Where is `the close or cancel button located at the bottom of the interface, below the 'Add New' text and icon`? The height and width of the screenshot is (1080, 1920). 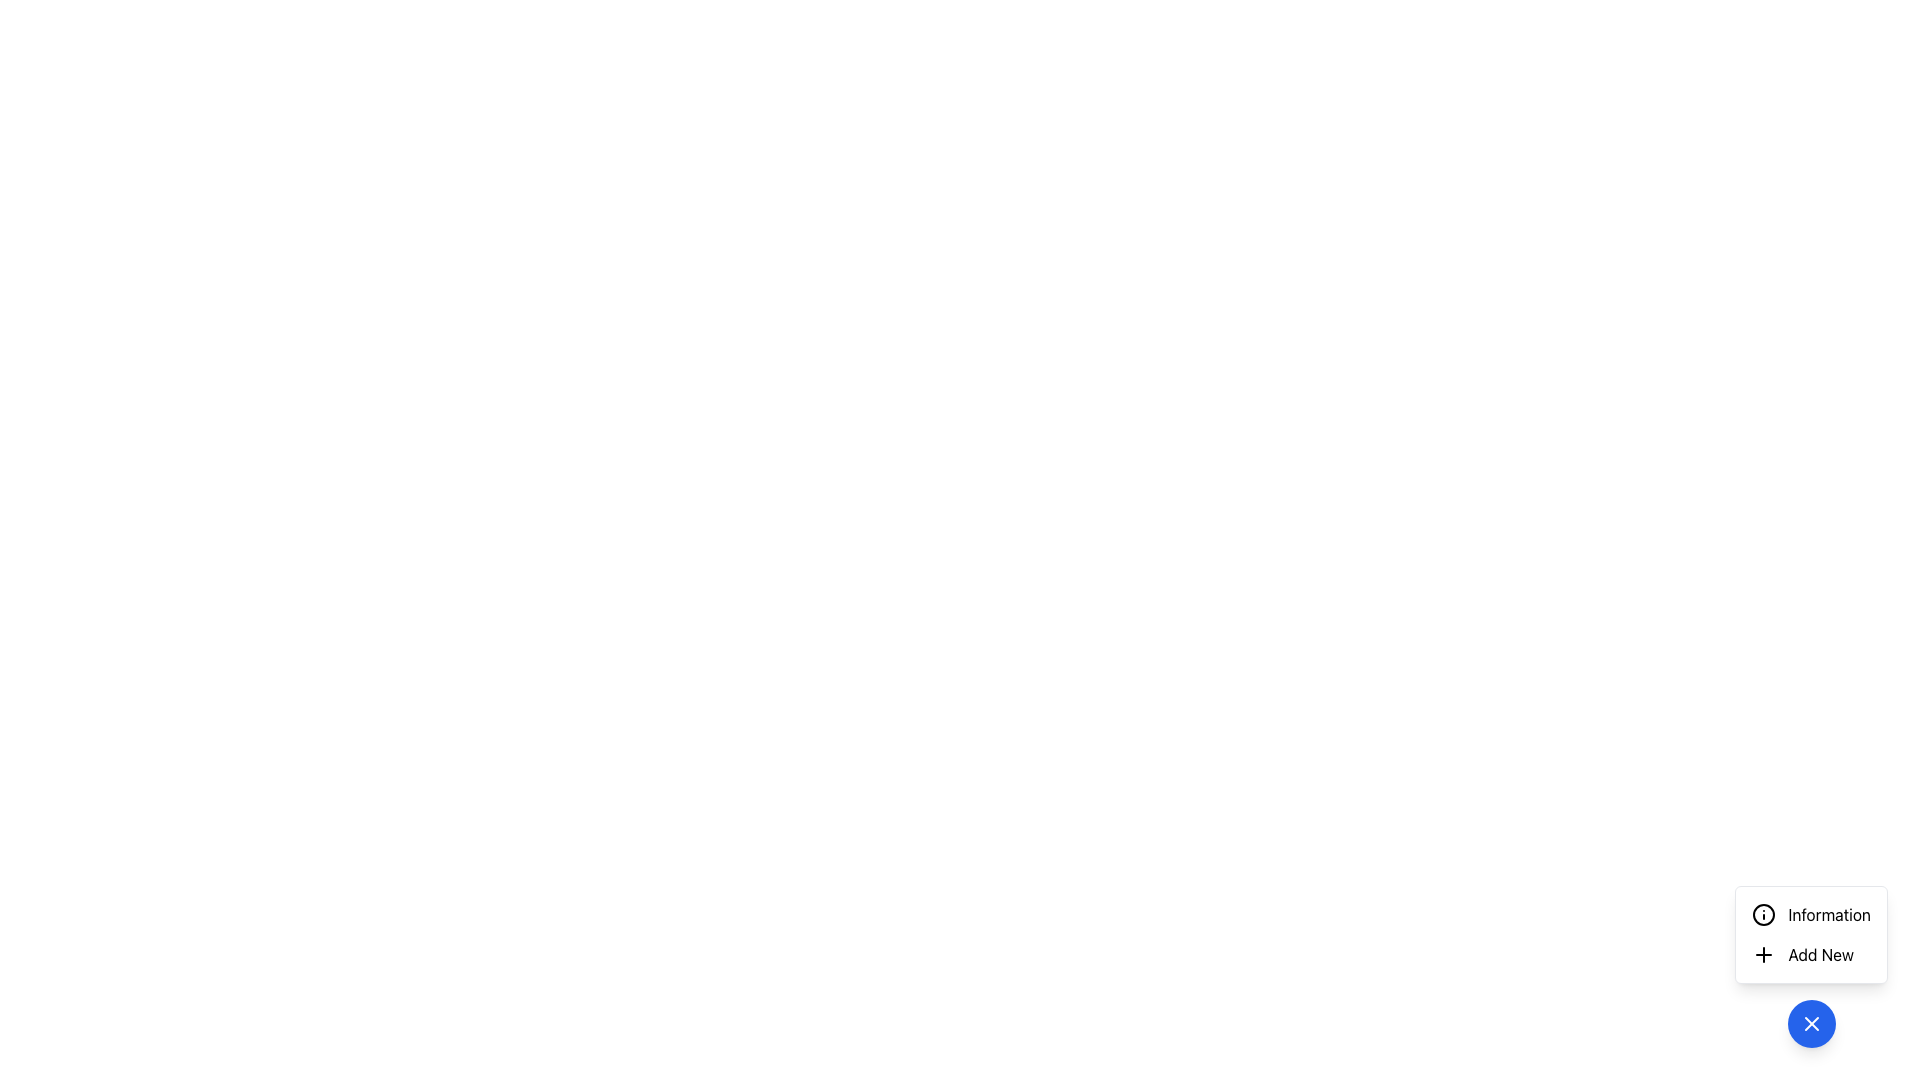
the close or cancel button located at the bottom of the interface, below the 'Add New' text and icon is located at coordinates (1811, 1023).